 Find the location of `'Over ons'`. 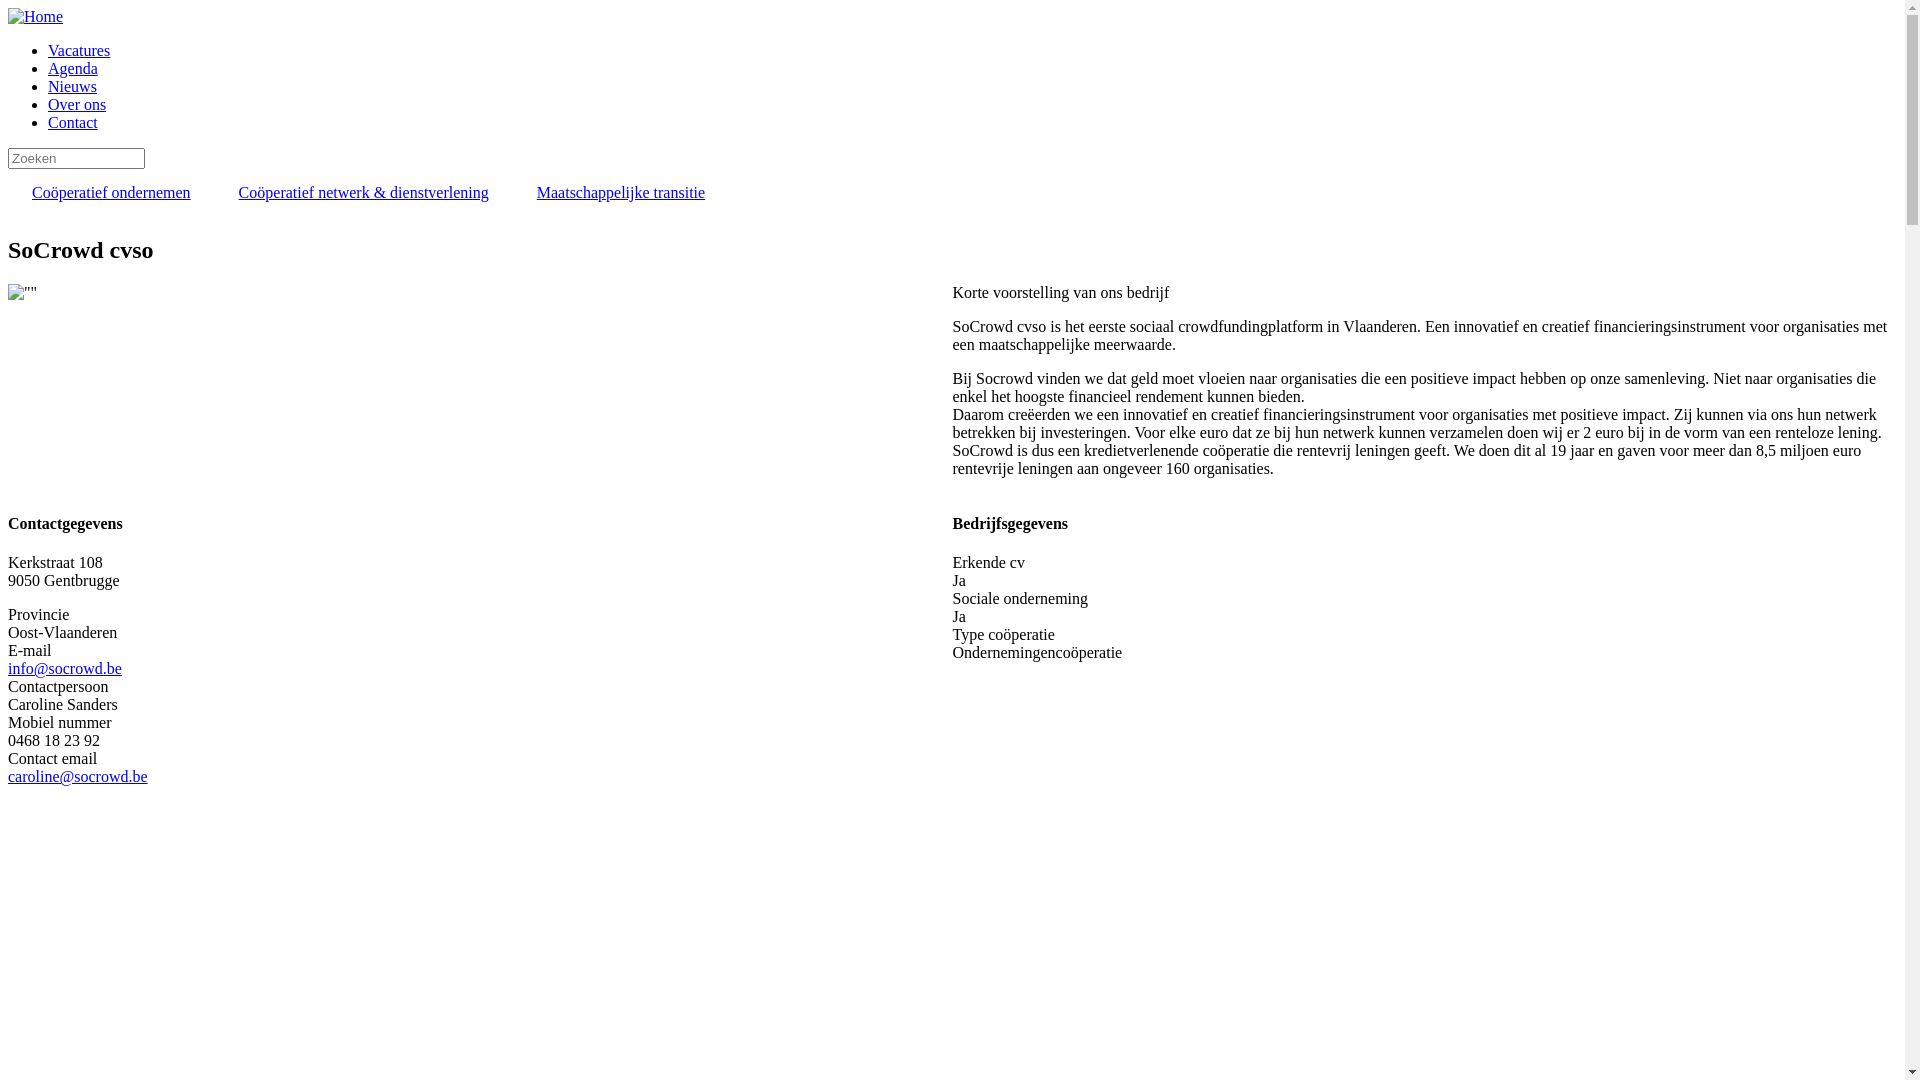

'Over ons' is located at coordinates (76, 104).